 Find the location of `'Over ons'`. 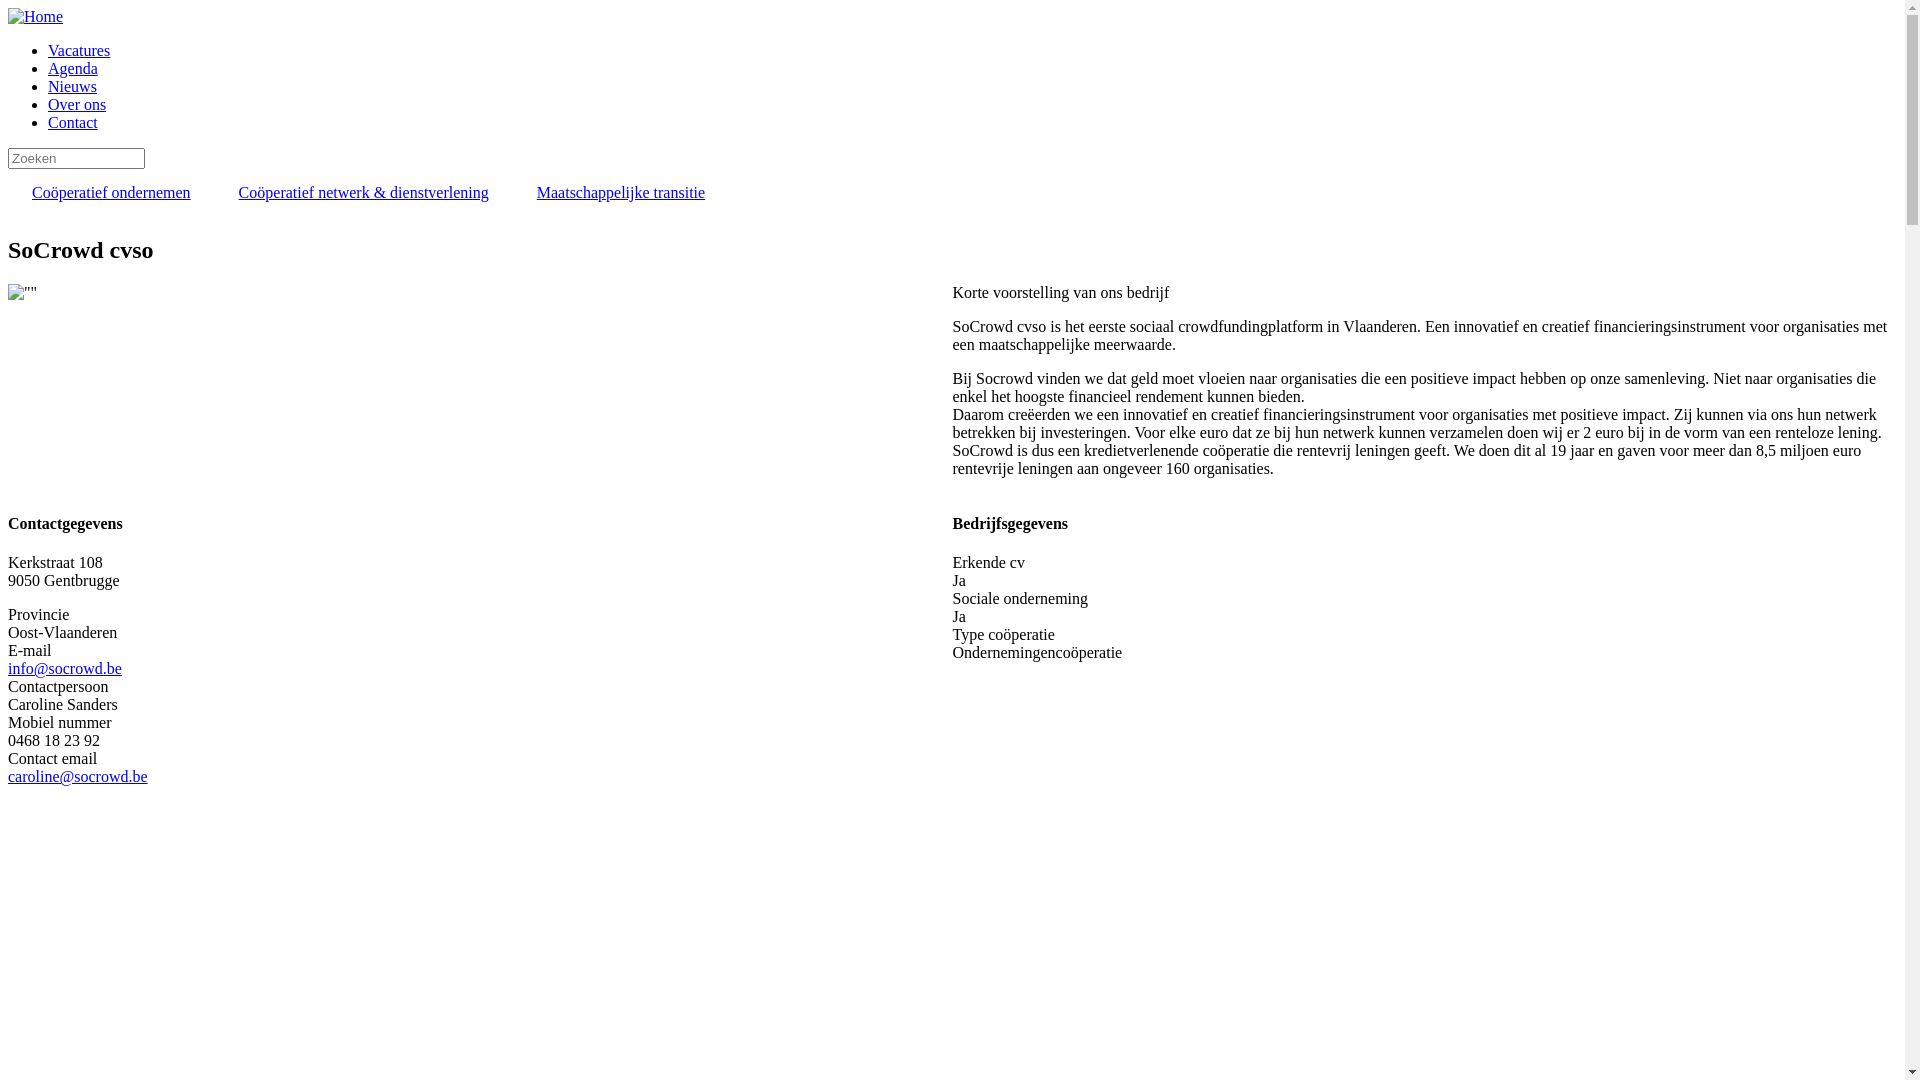

'Over ons' is located at coordinates (76, 104).